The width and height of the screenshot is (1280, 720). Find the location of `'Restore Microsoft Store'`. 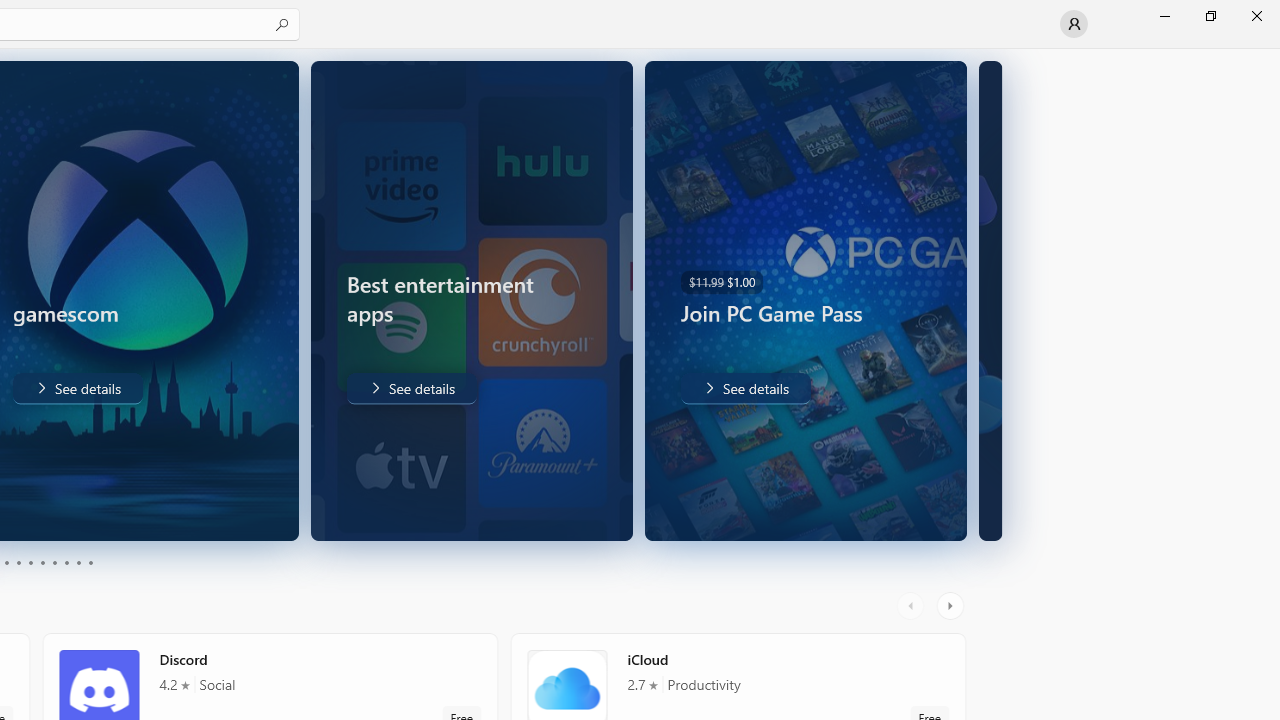

'Restore Microsoft Store' is located at coordinates (1209, 15).